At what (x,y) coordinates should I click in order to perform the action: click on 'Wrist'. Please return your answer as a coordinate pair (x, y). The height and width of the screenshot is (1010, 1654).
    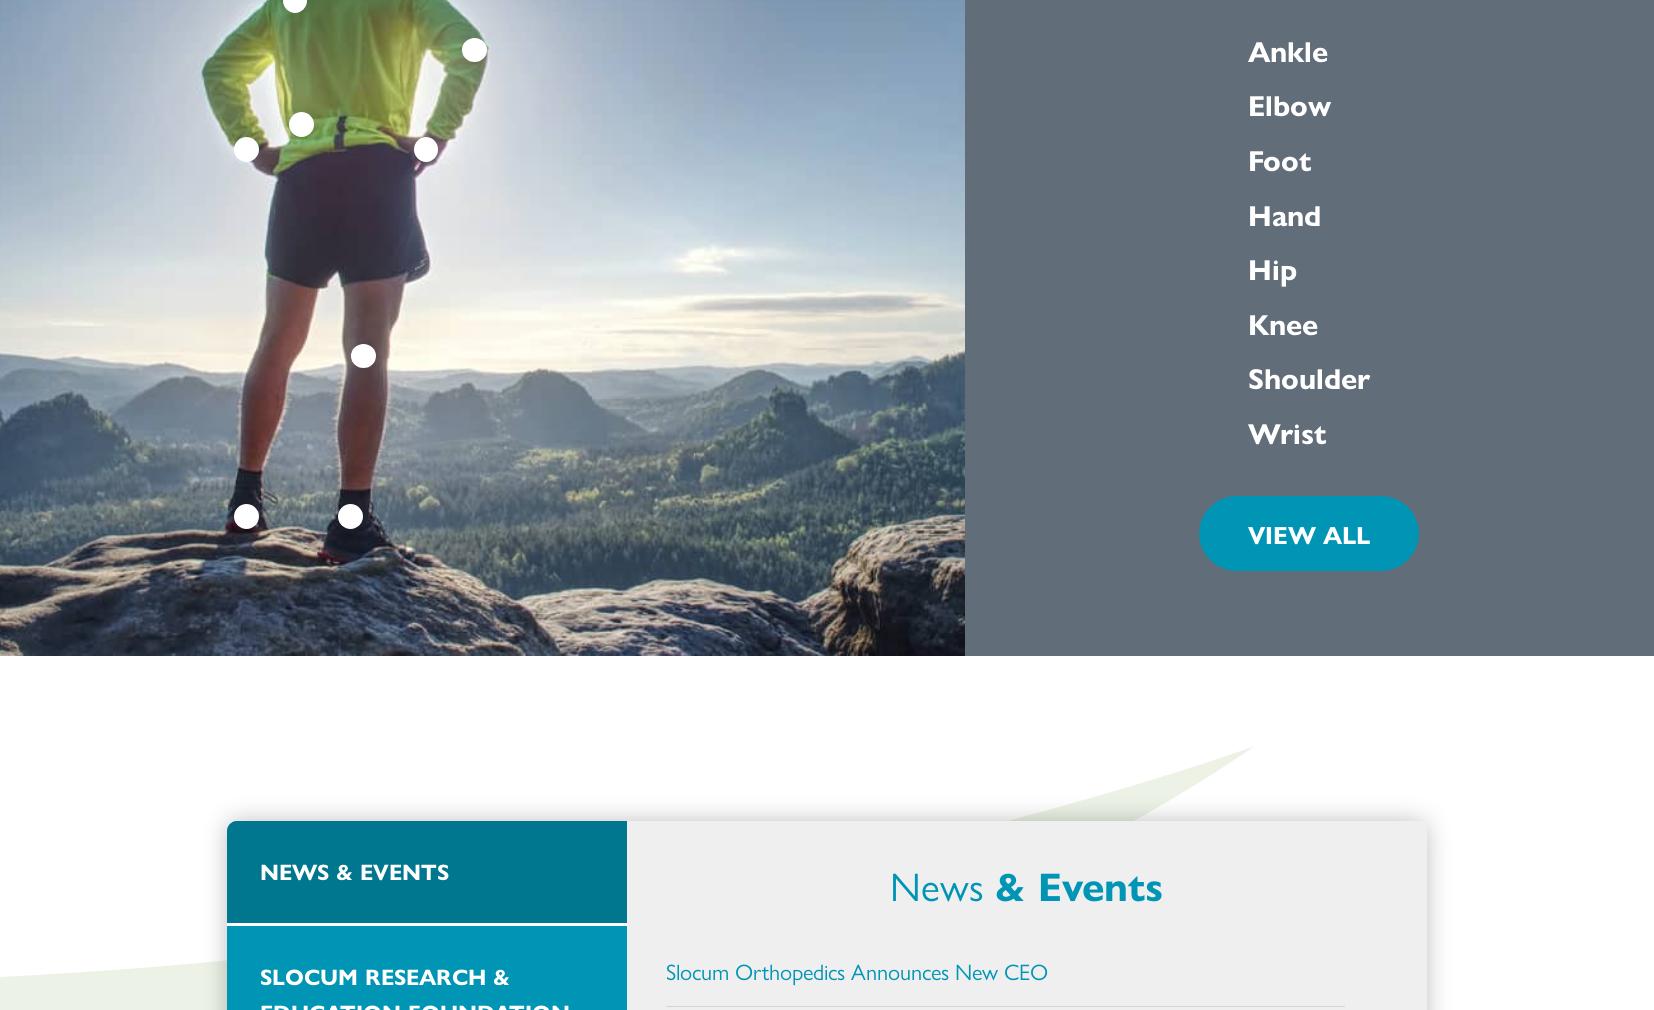
    Looking at the image, I should click on (1287, 430).